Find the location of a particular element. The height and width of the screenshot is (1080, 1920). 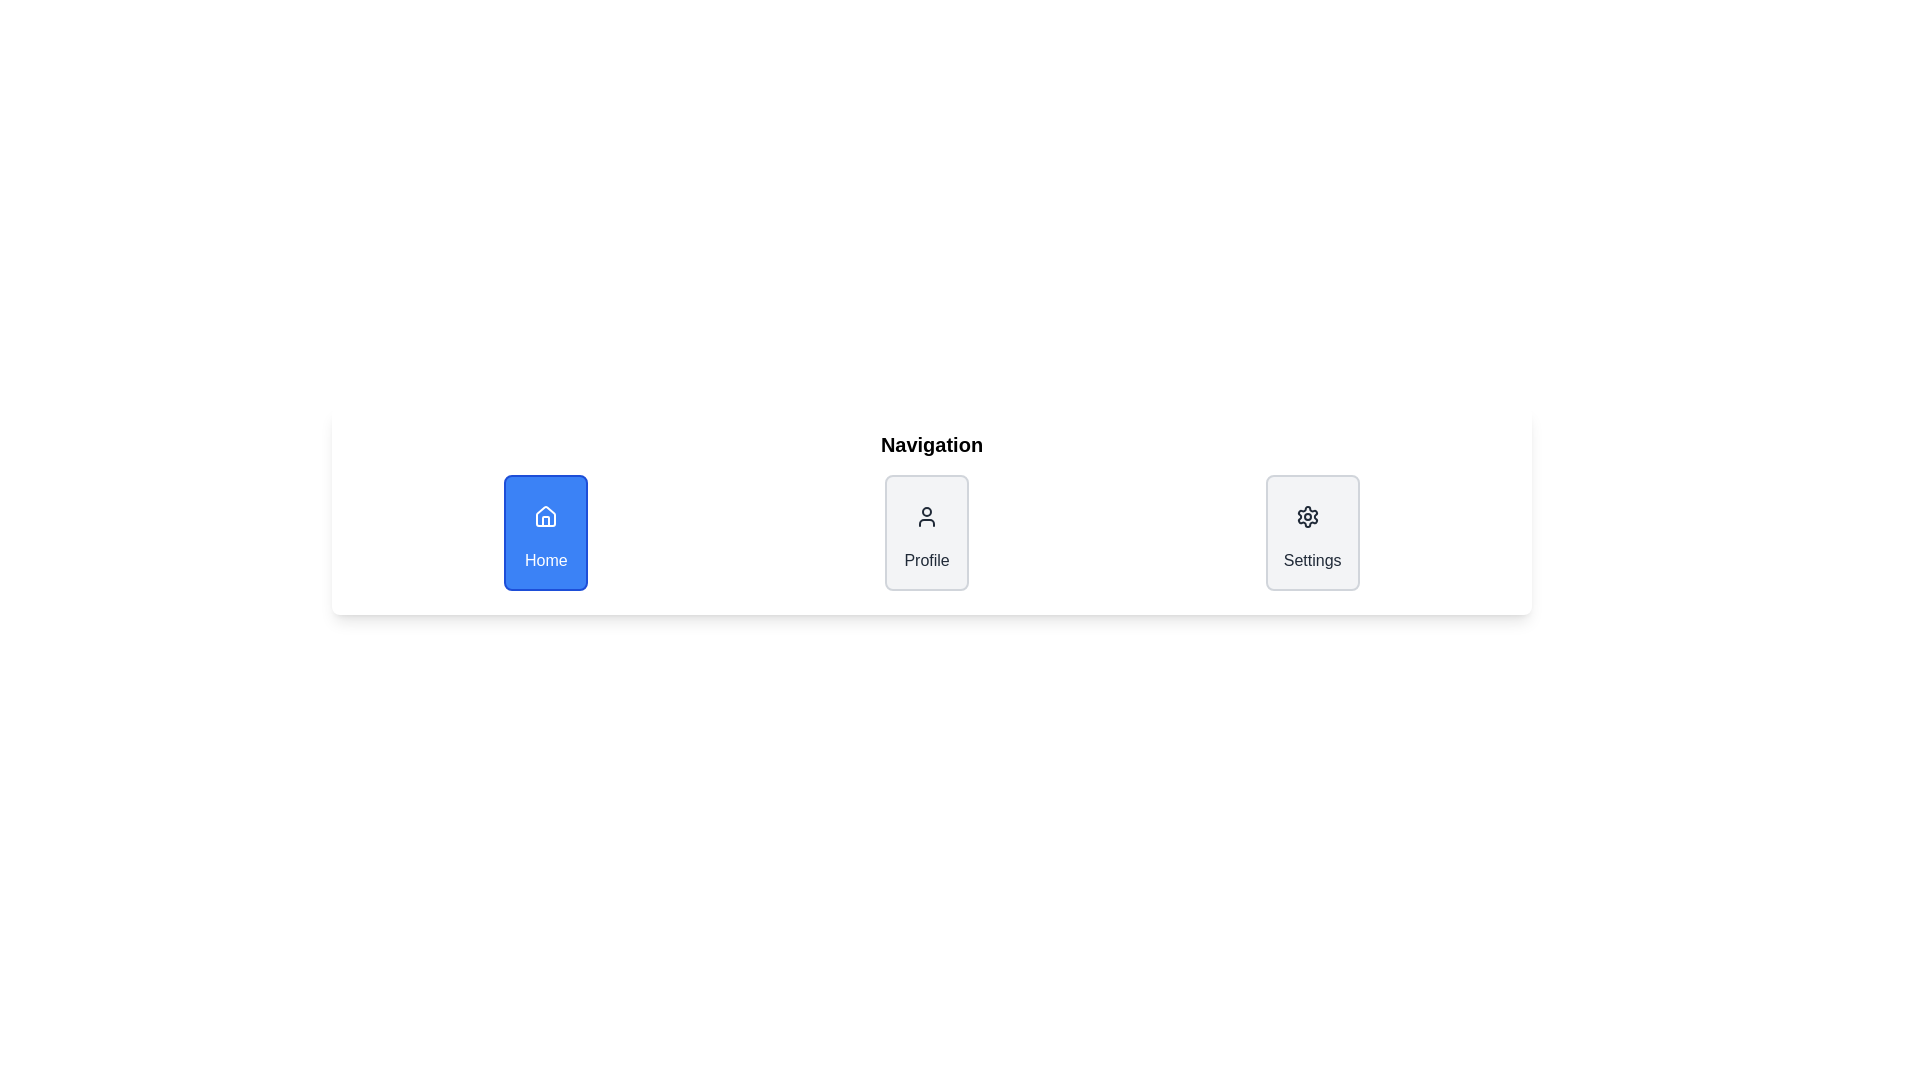

house icon SVG element located within the blue button labeled 'Home' in the navigation bar is located at coordinates (546, 515).